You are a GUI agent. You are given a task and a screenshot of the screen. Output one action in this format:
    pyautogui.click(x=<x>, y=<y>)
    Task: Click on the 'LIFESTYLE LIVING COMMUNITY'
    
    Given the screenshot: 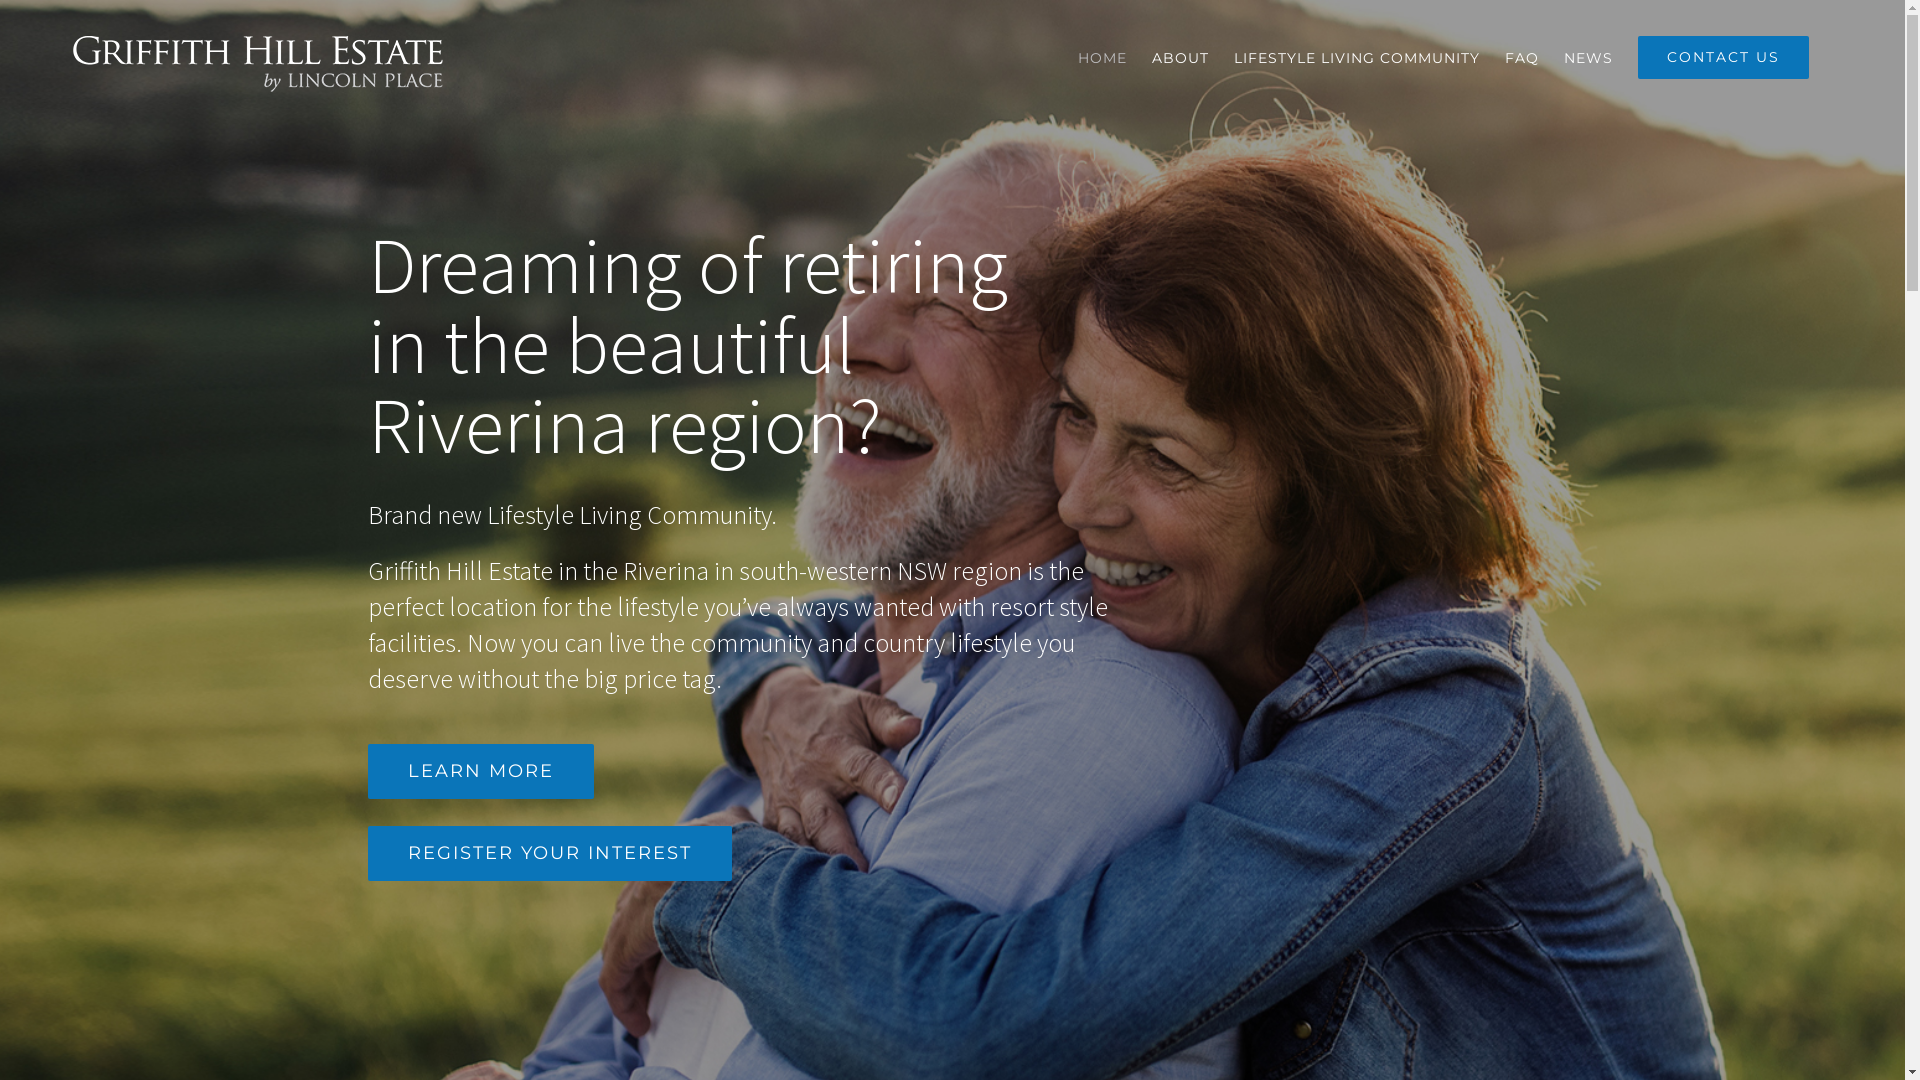 What is the action you would take?
    pyautogui.click(x=1232, y=56)
    